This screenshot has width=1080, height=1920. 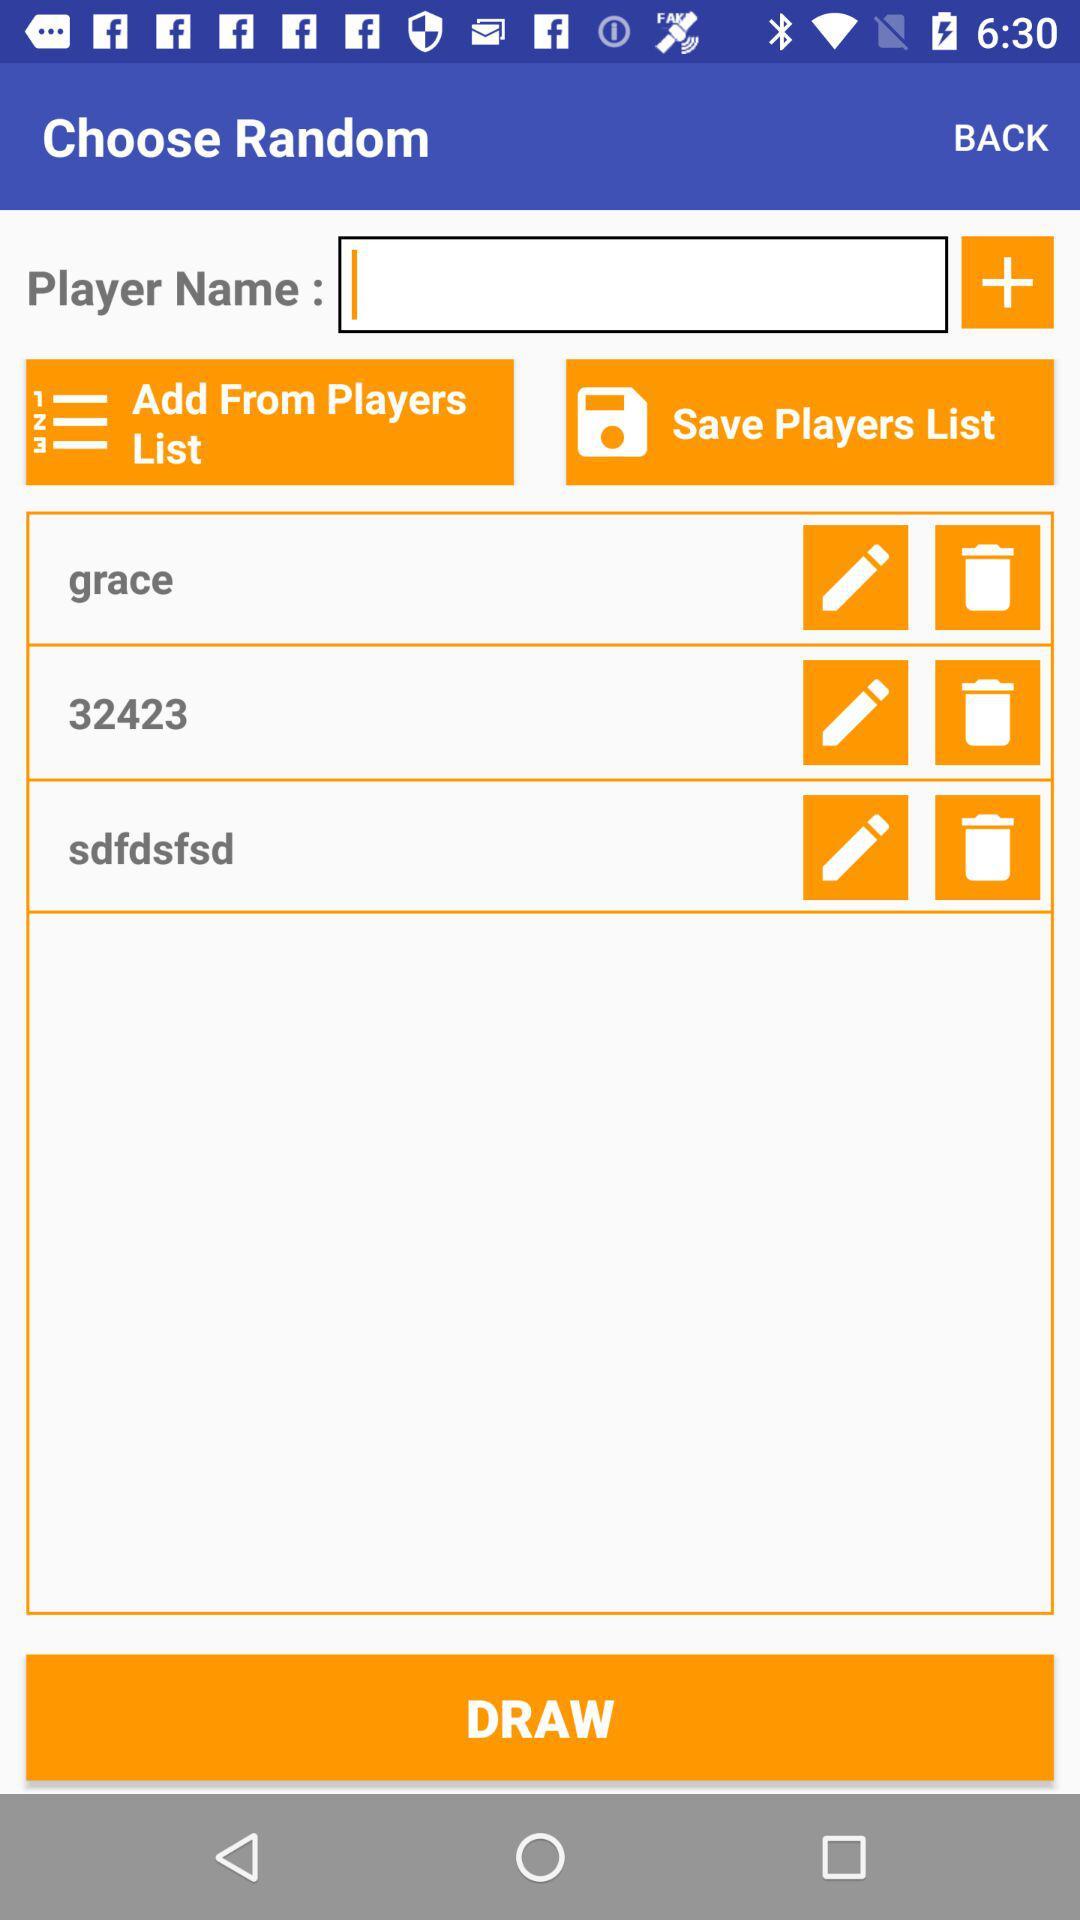 I want to click on edit player, so click(x=855, y=712).